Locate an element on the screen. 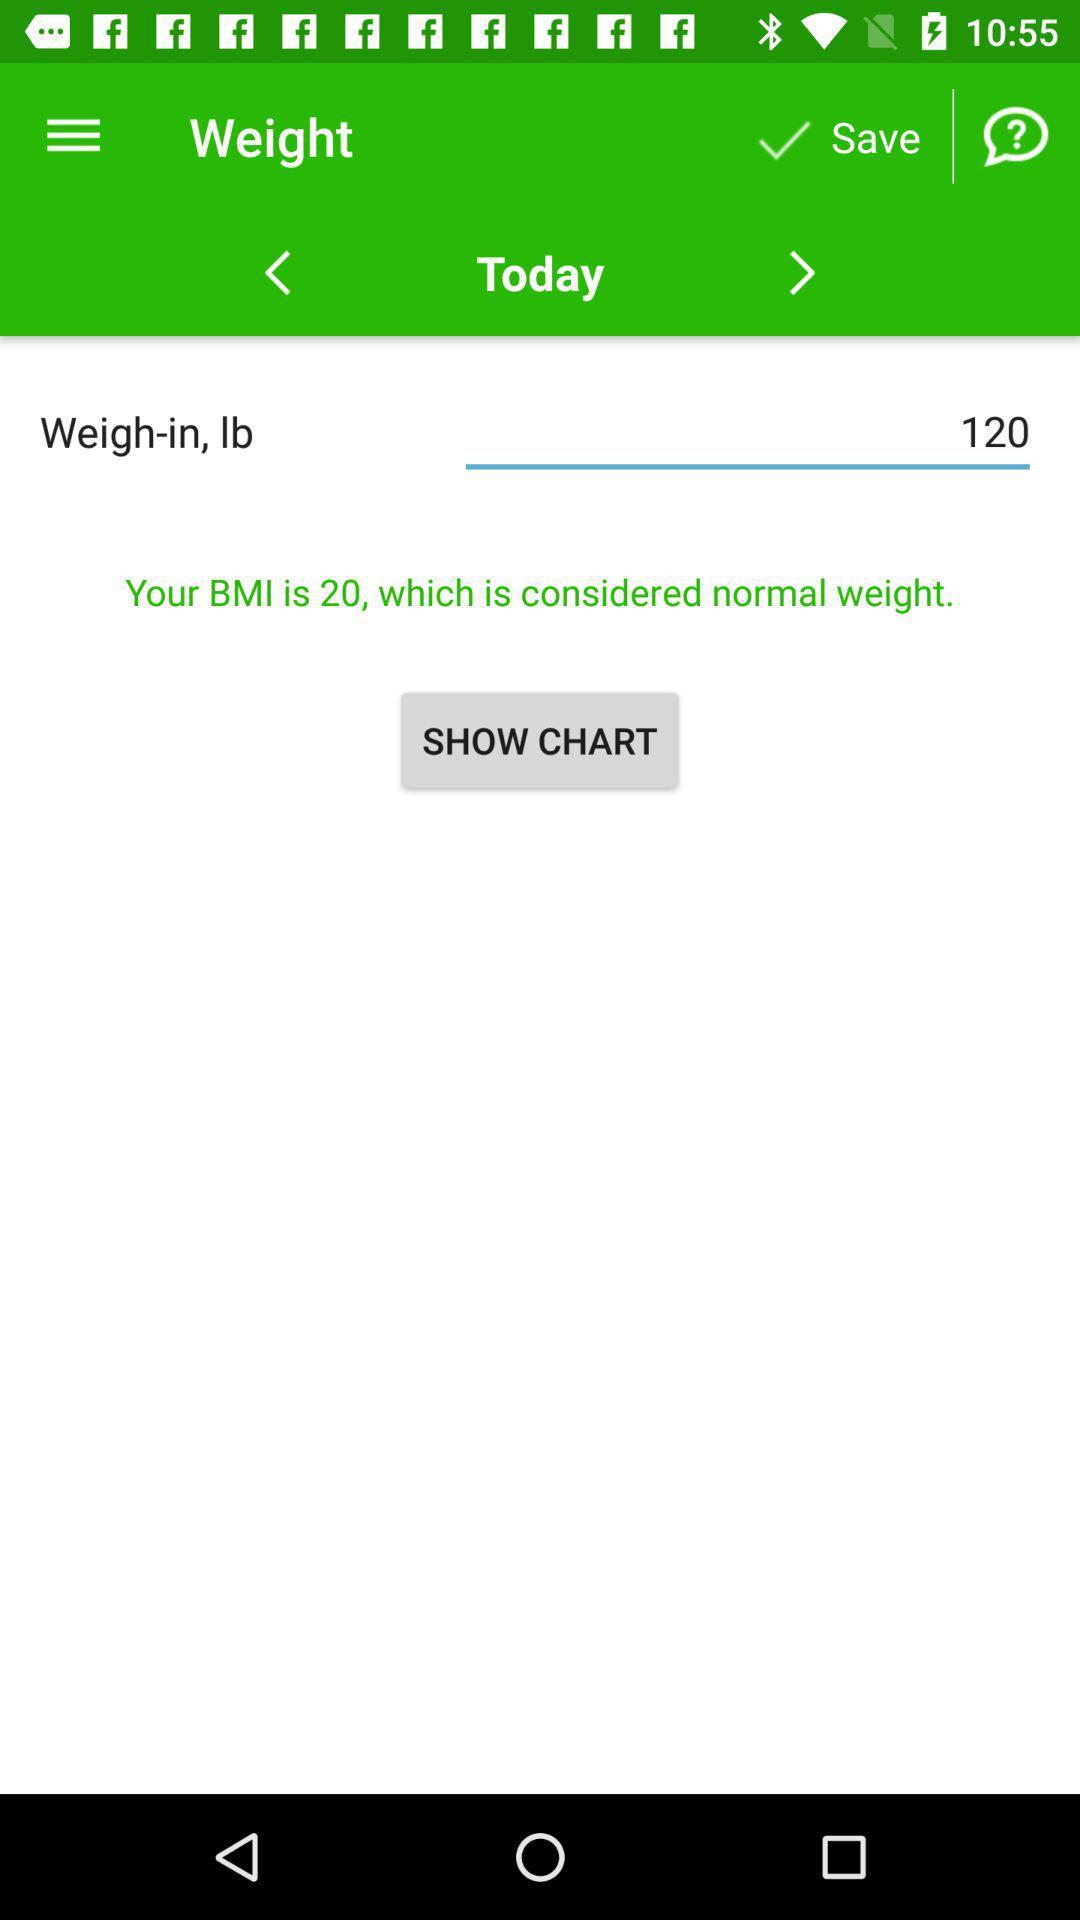  the item next to the weigh-in, lb item is located at coordinates (747, 430).